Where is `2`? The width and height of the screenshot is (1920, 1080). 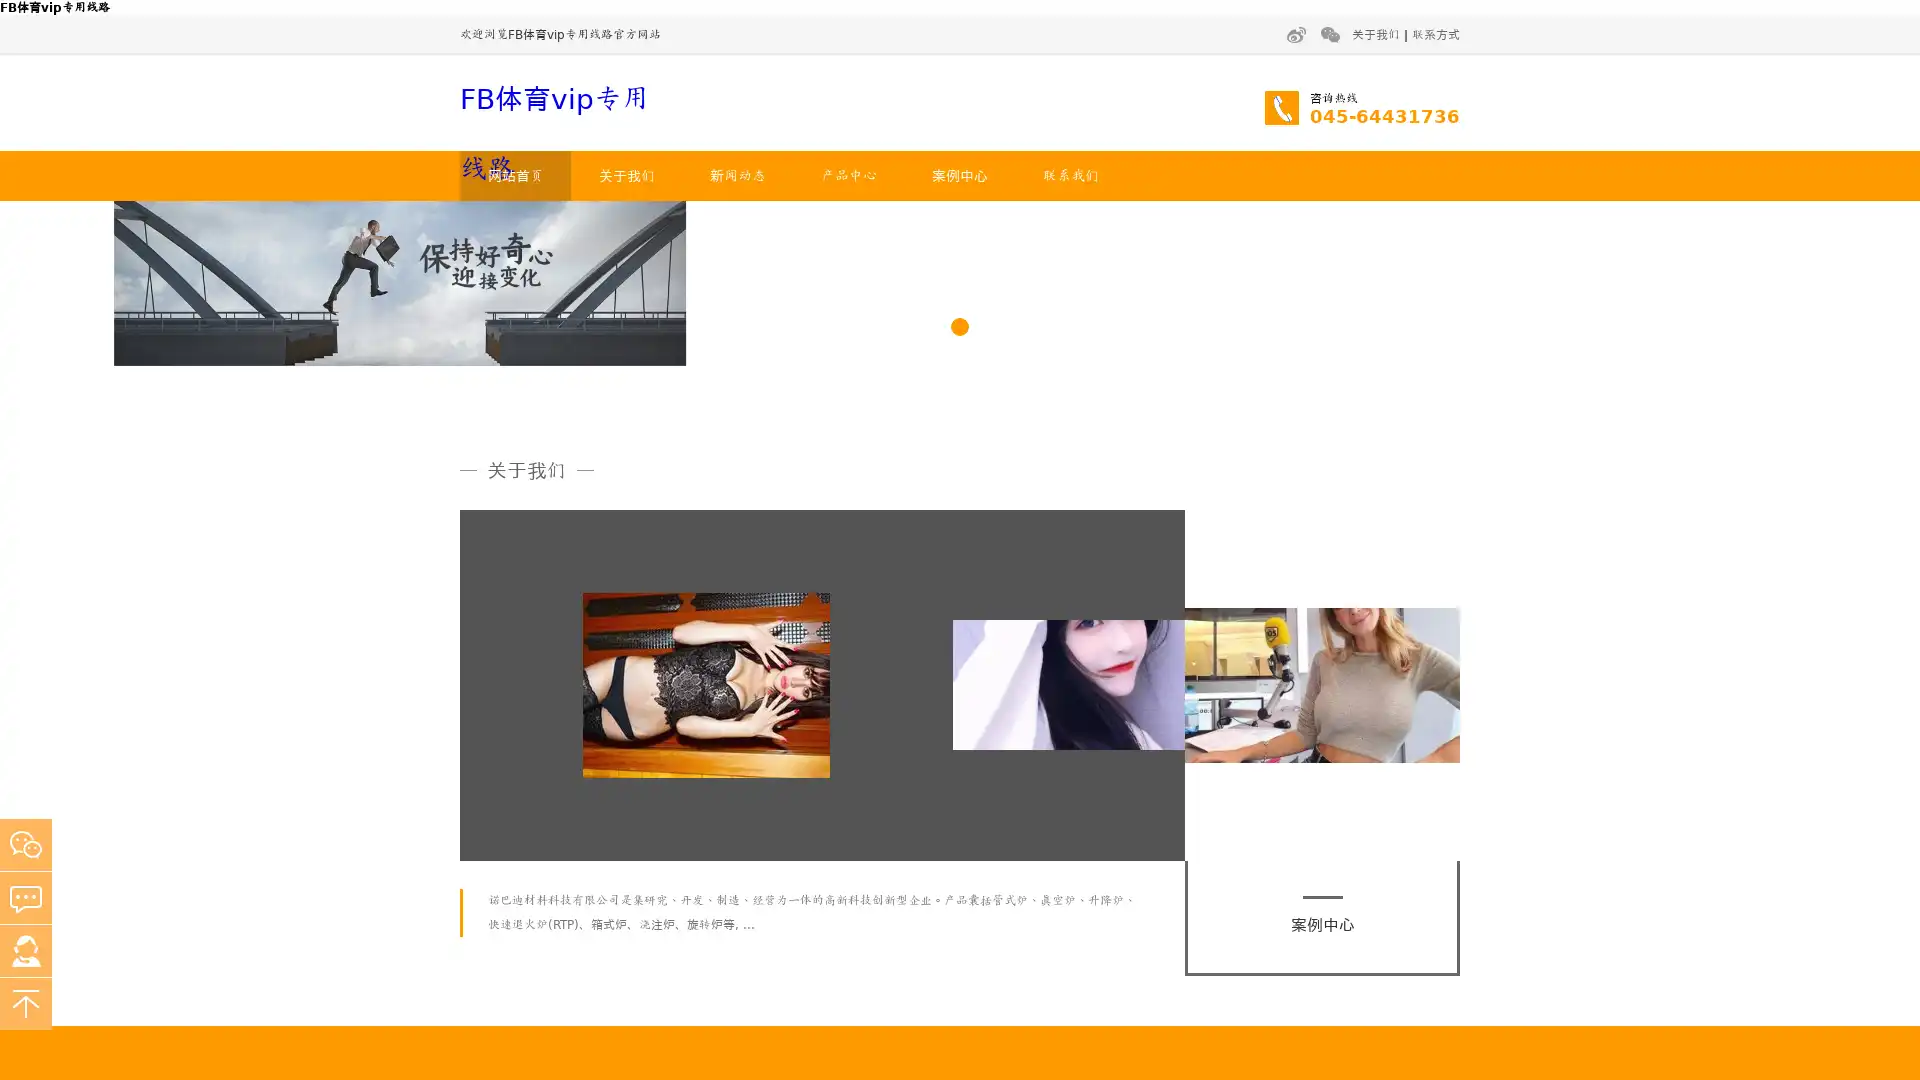 2 is located at coordinates (960, 556).